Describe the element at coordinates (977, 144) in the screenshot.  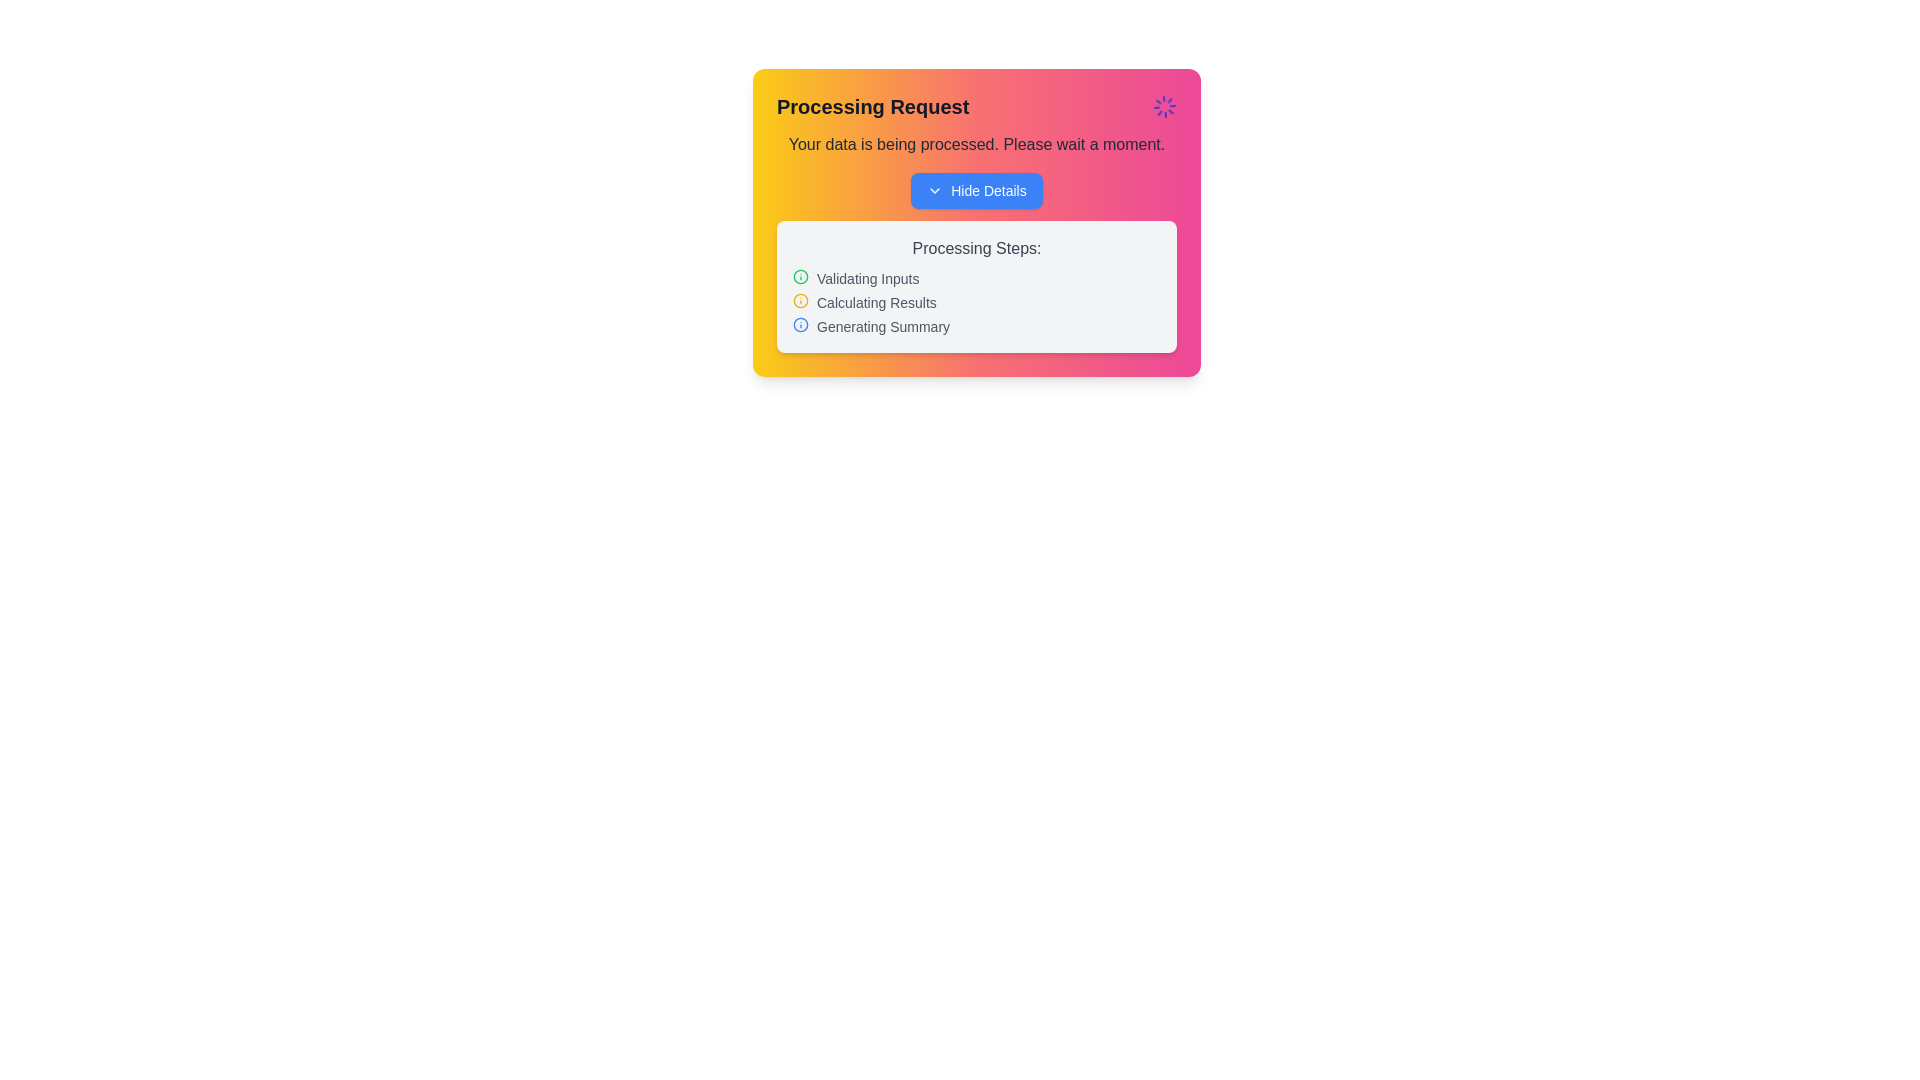
I see `the Text Label that reads 'Your data is being processed. Please wait a moment.' which is styled in gray and located below the header 'Processing Request'` at that location.